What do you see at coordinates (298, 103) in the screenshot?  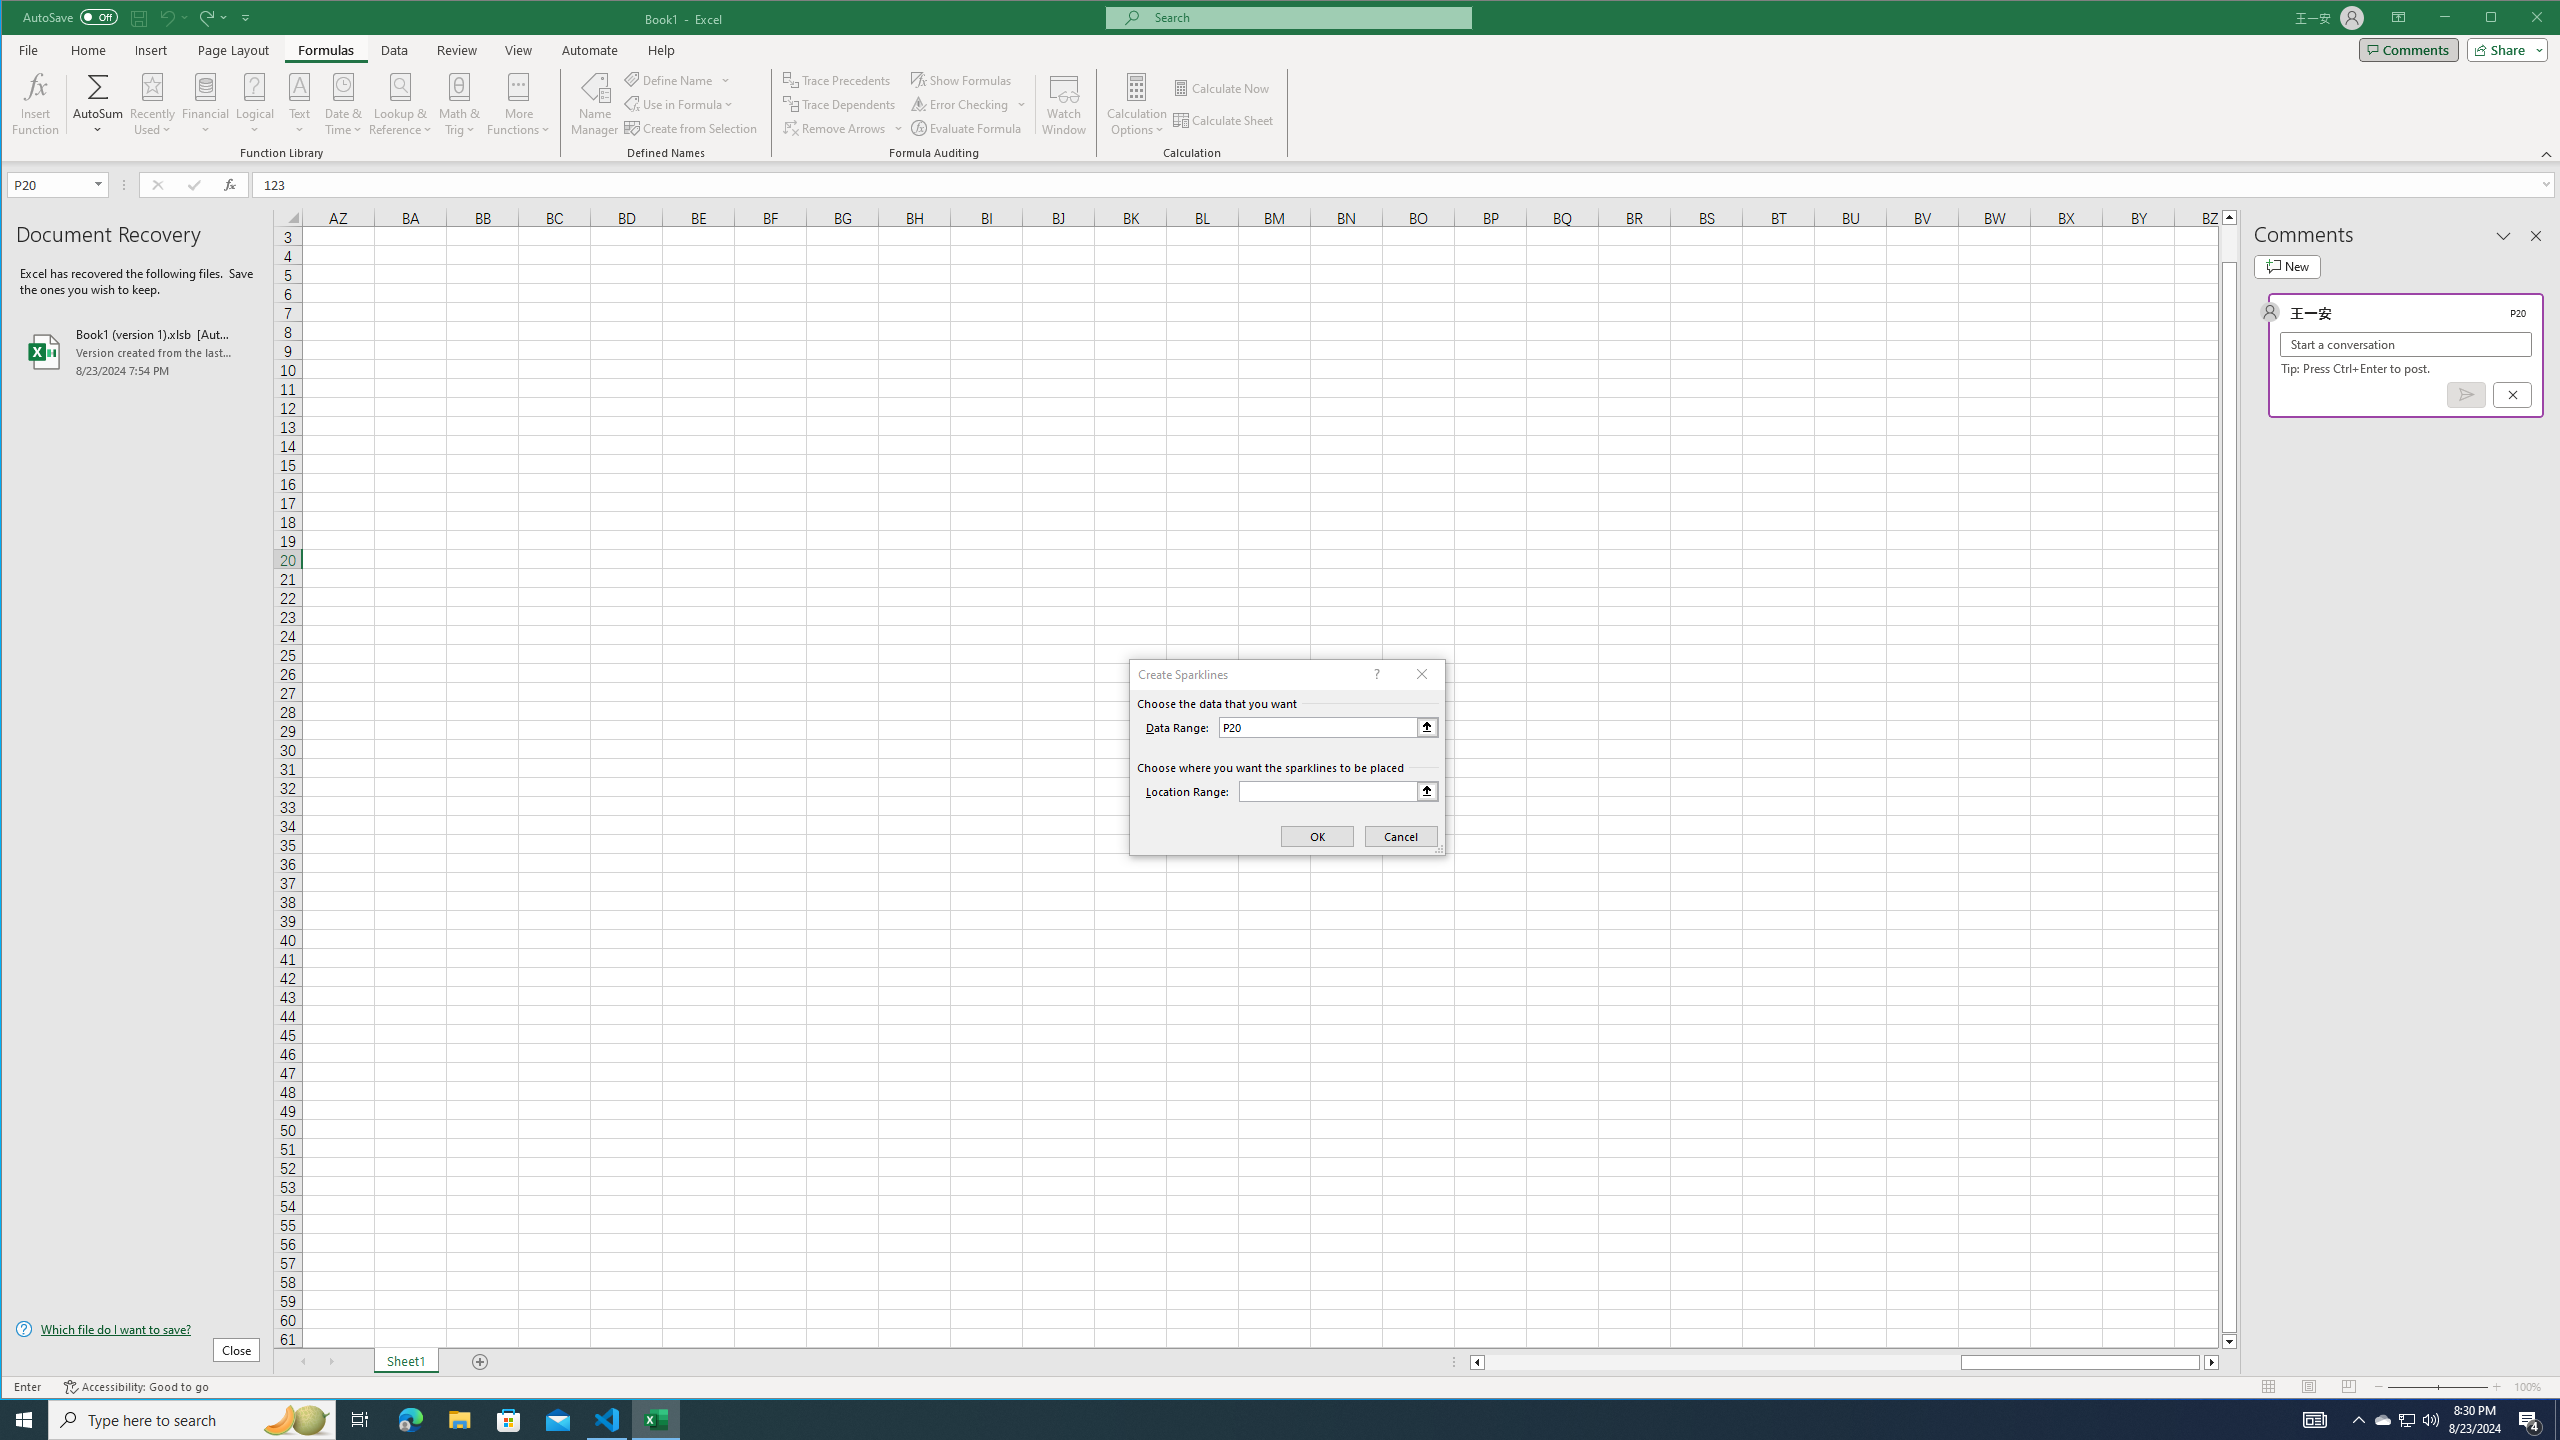 I see `'Text'` at bounding box center [298, 103].